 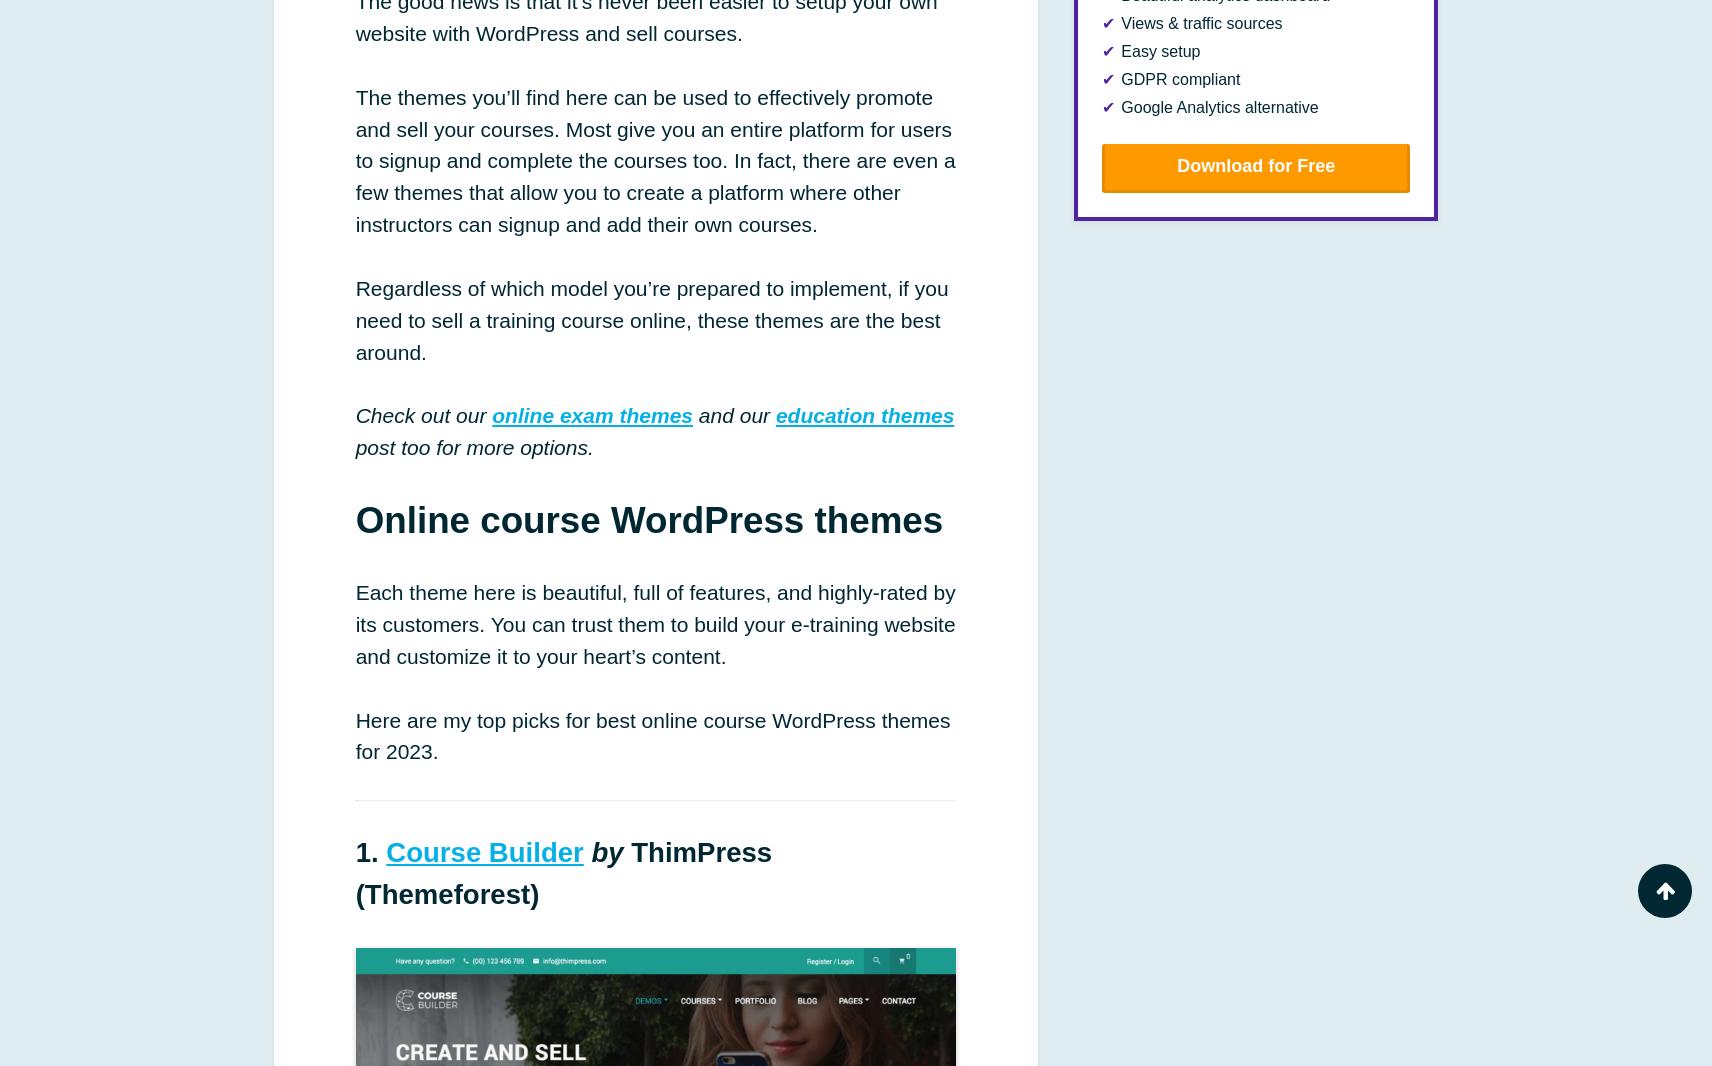 What do you see at coordinates (606, 852) in the screenshot?
I see `'by'` at bounding box center [606, 852].